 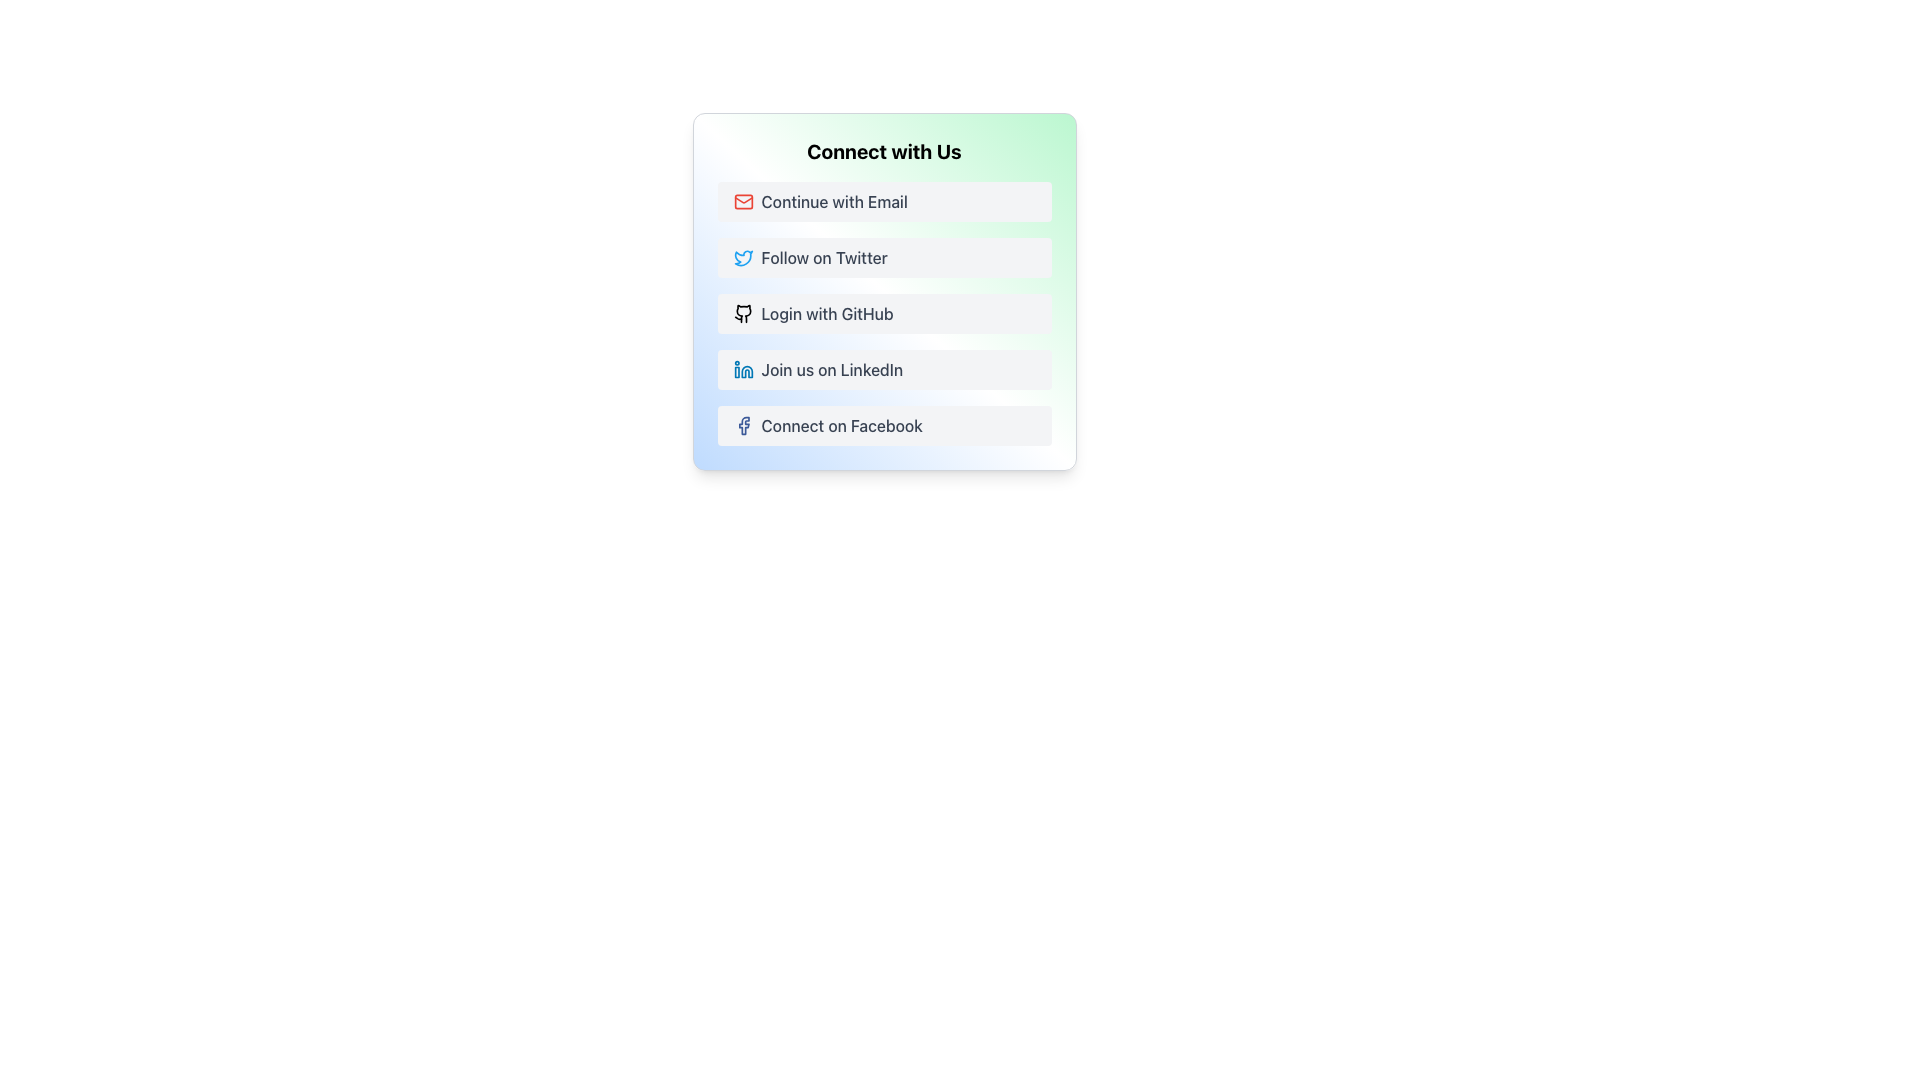 I want to click on the Facebook logotype icon, which is styled with a blue stroke and located within the 'Connect on Facebook' section at the bottom of the list of social media options, to initiate connection, so click(x=743, y=424).